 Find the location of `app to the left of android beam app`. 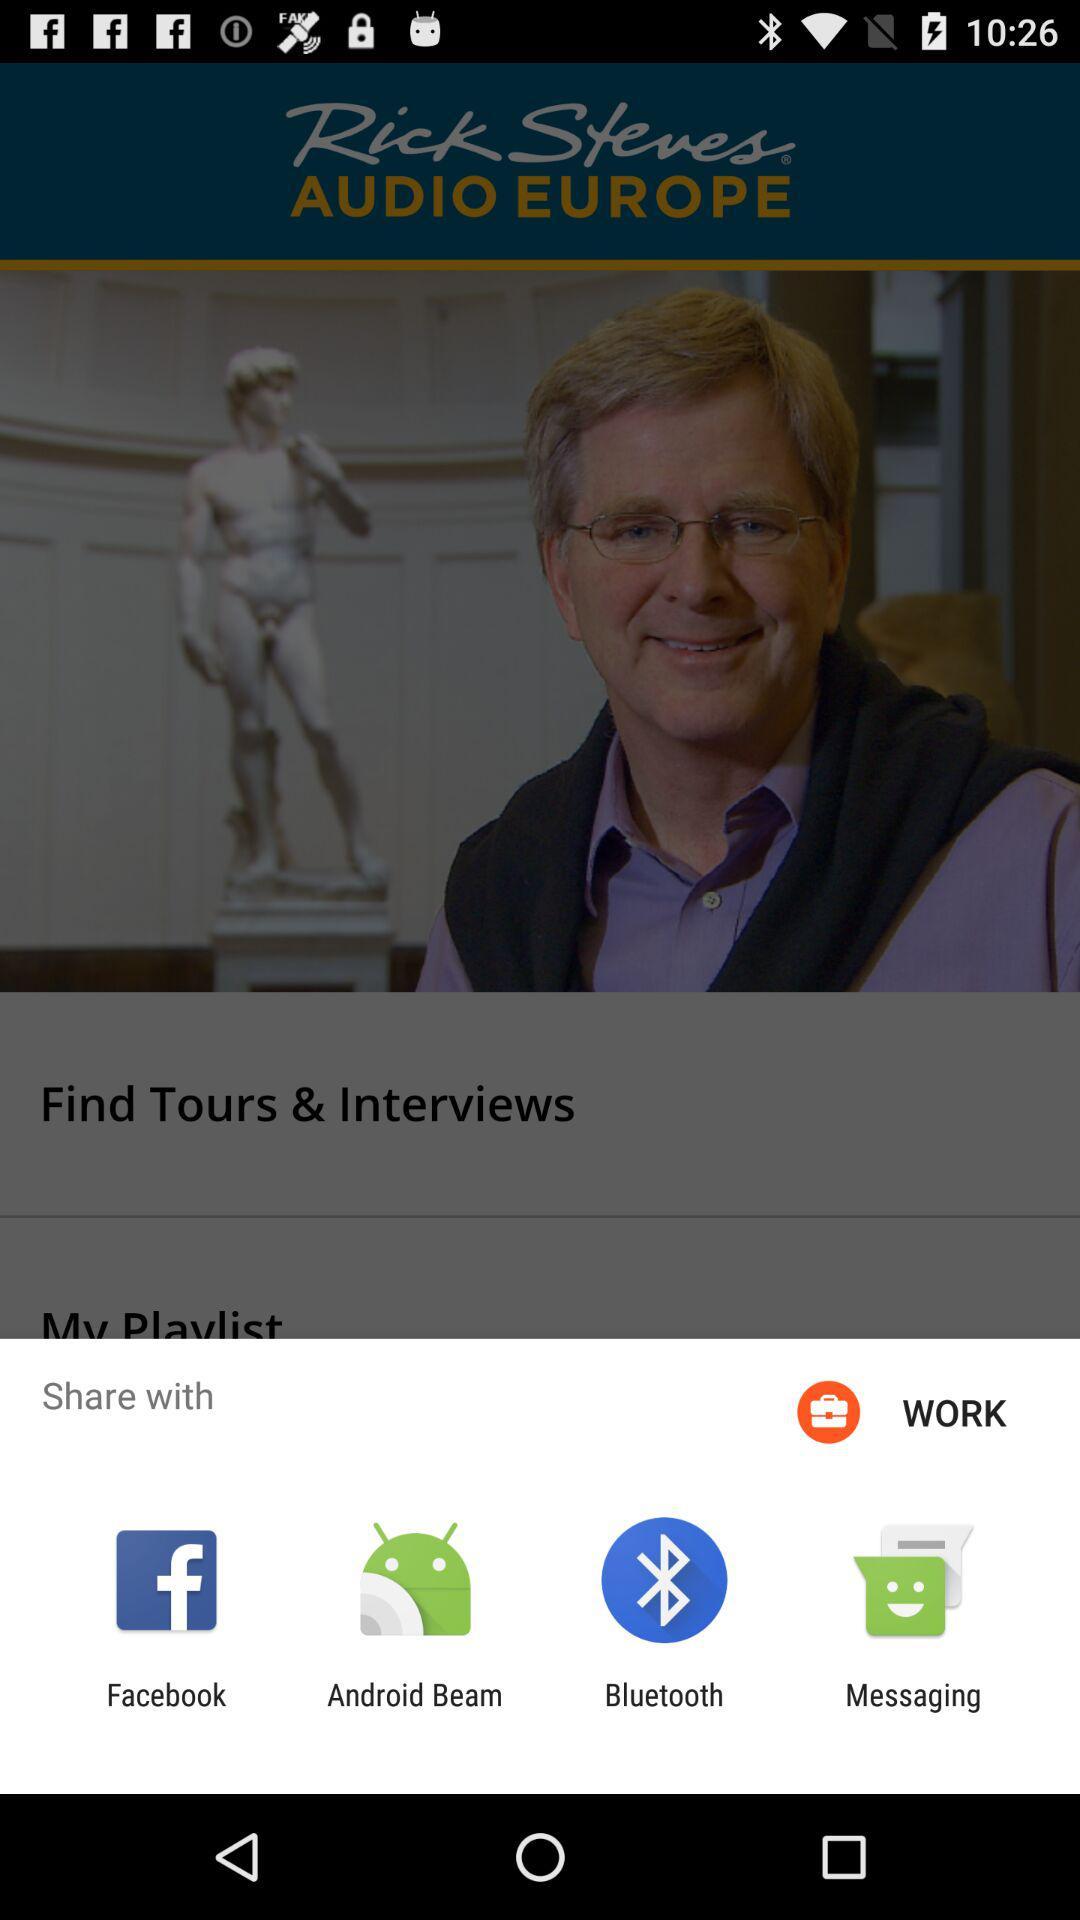

app to the left of android beam app is located at coordinates (165, 1711).